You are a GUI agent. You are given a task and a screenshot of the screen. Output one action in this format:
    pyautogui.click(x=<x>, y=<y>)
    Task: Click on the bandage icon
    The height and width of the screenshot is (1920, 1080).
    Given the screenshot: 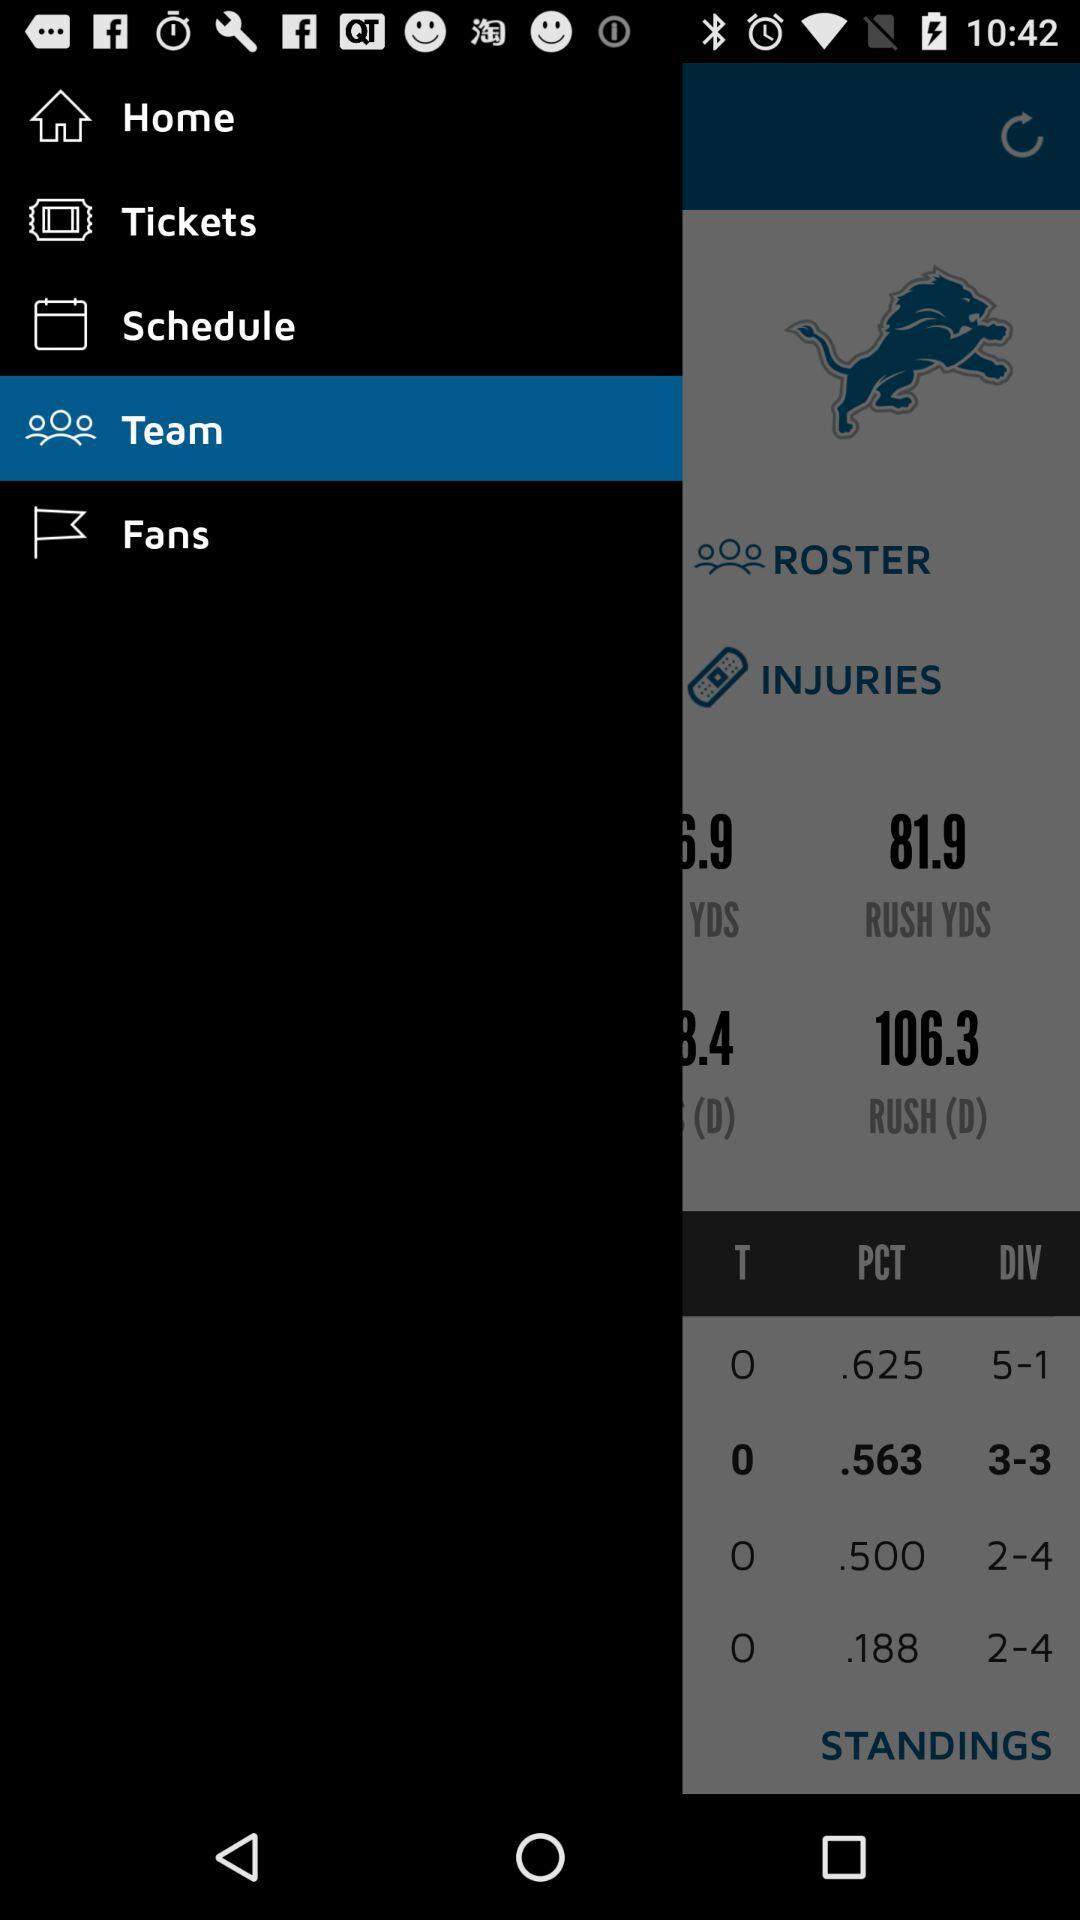 What is the action you would take?
    pyautogui.click(x=716, y=676)
    